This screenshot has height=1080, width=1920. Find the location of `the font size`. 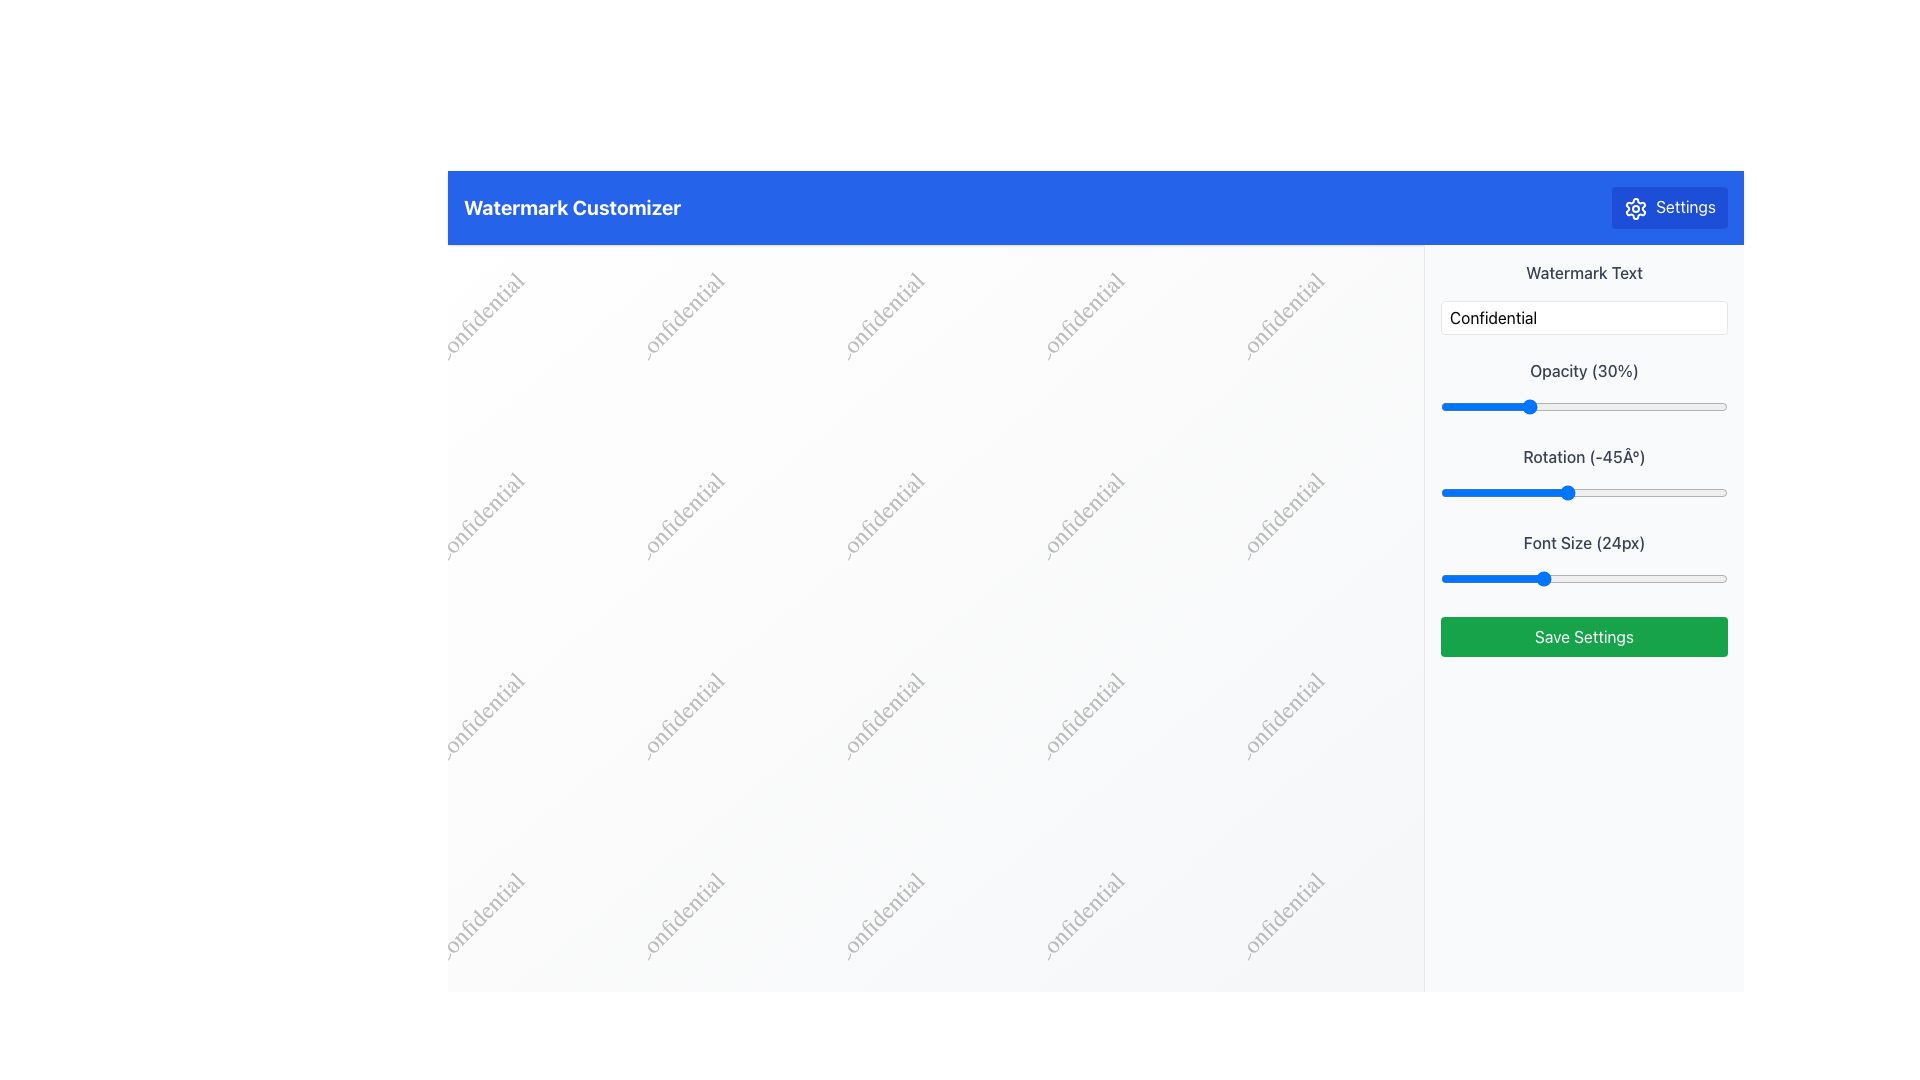

the font size is located at coordinates (1634, 578).